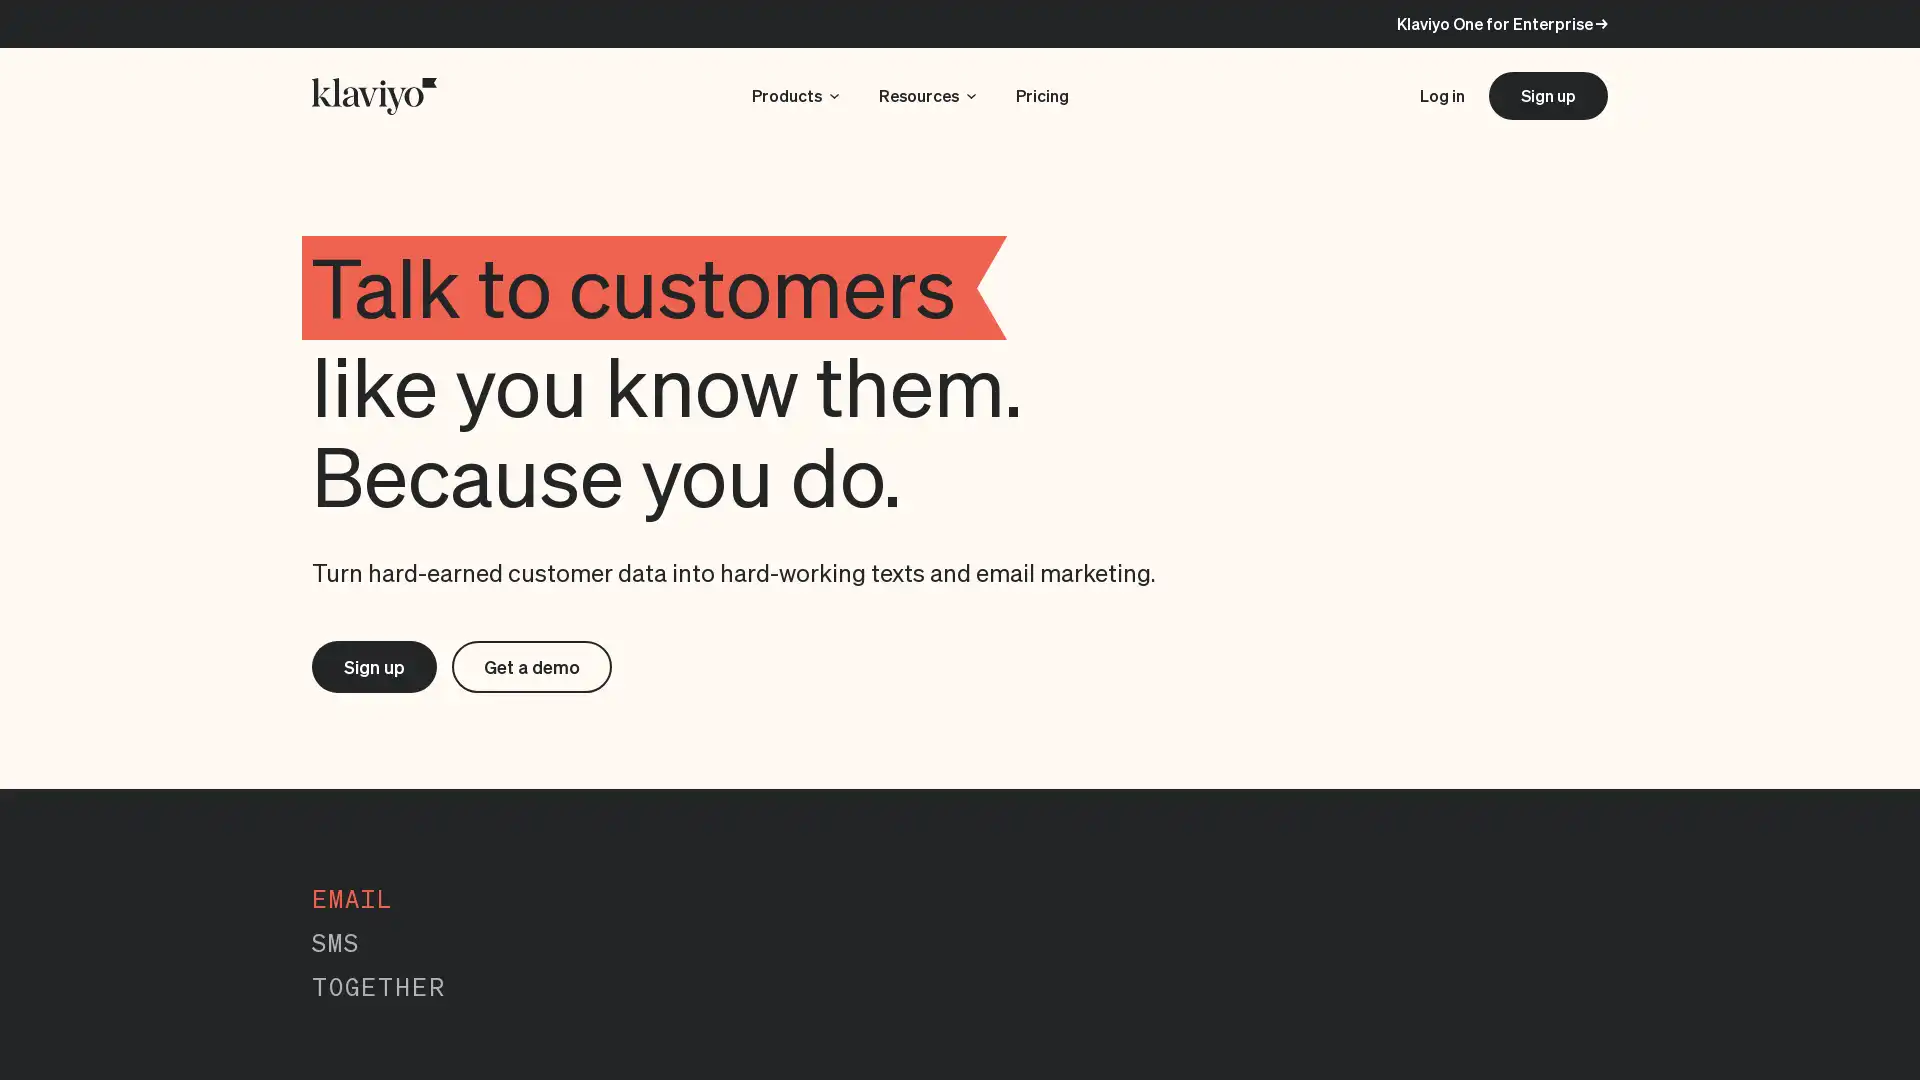 The width and height of the screenshot is (1920, 1080). What do you see at coordinates (336, 946) in the screenshot?
I see `SMS` at bounding box center [336, 946].